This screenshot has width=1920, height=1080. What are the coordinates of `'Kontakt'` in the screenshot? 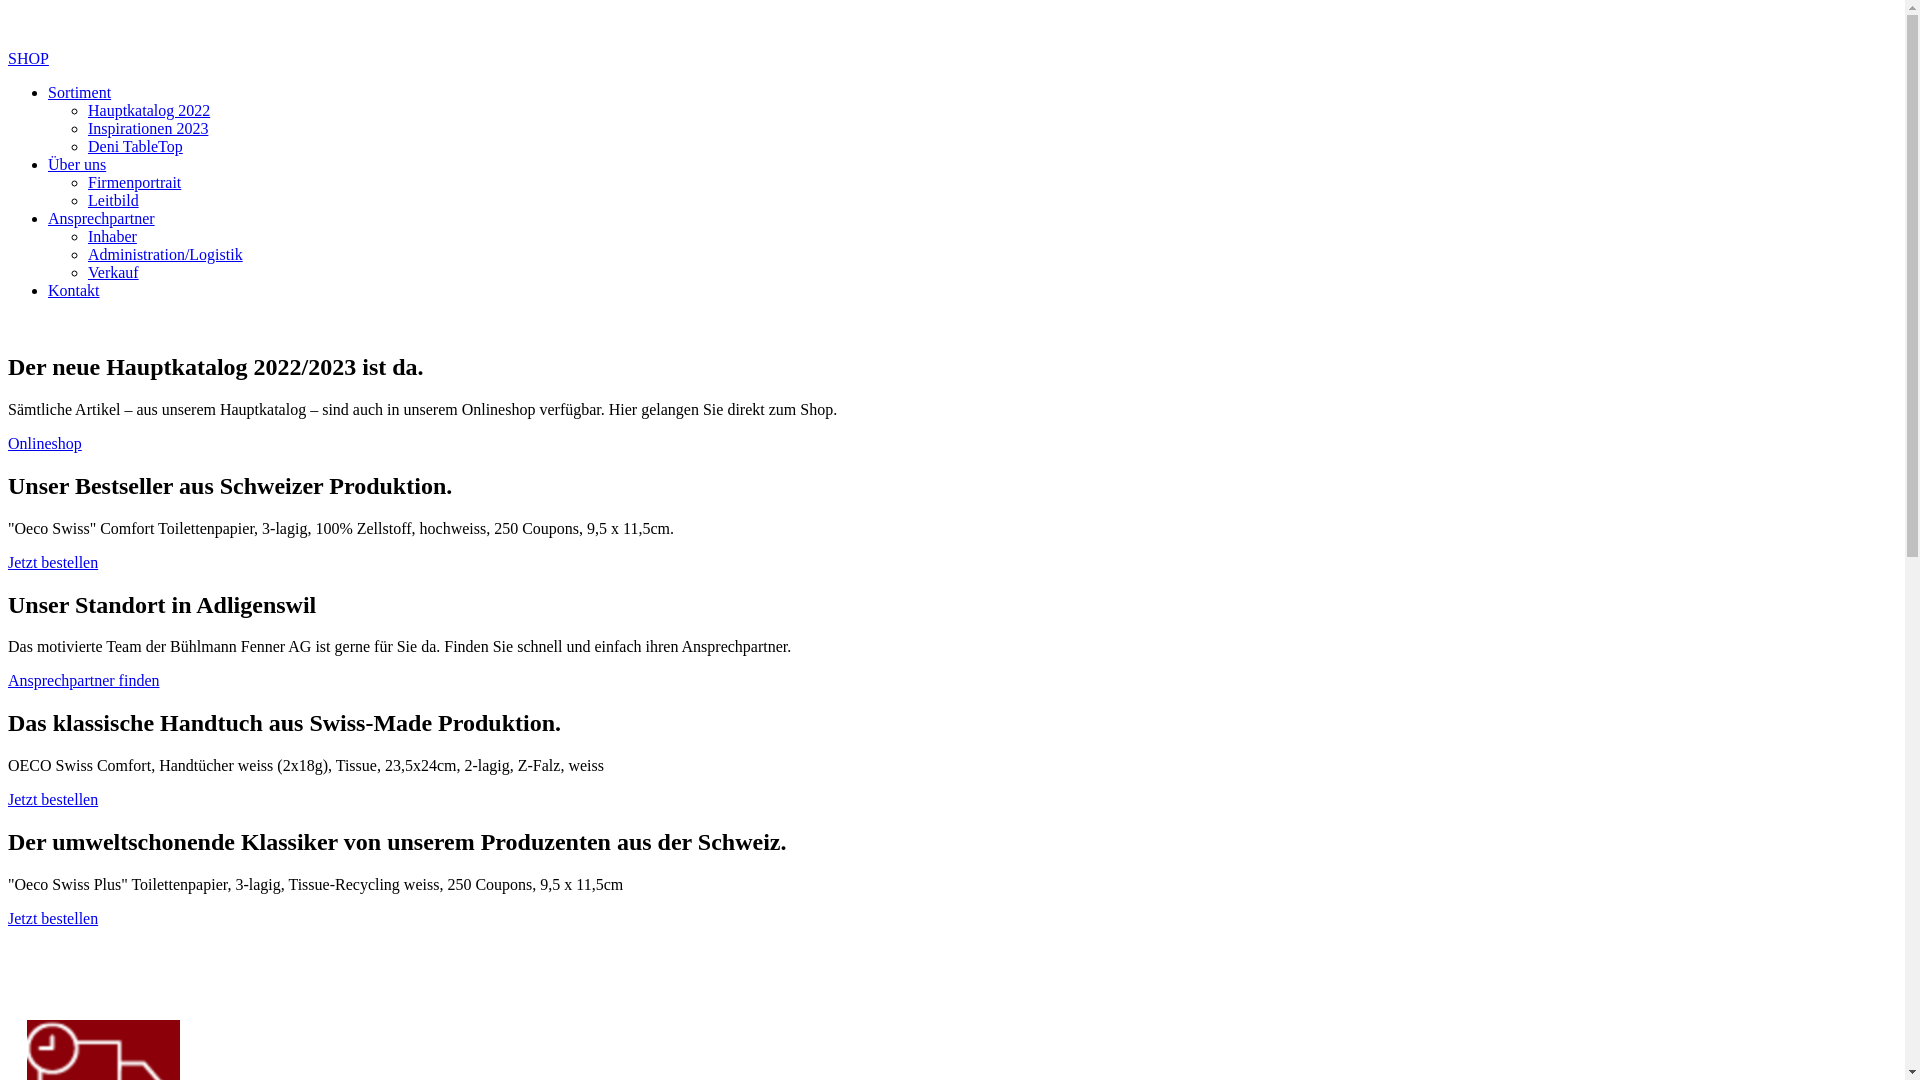 It's located at (73, 290).